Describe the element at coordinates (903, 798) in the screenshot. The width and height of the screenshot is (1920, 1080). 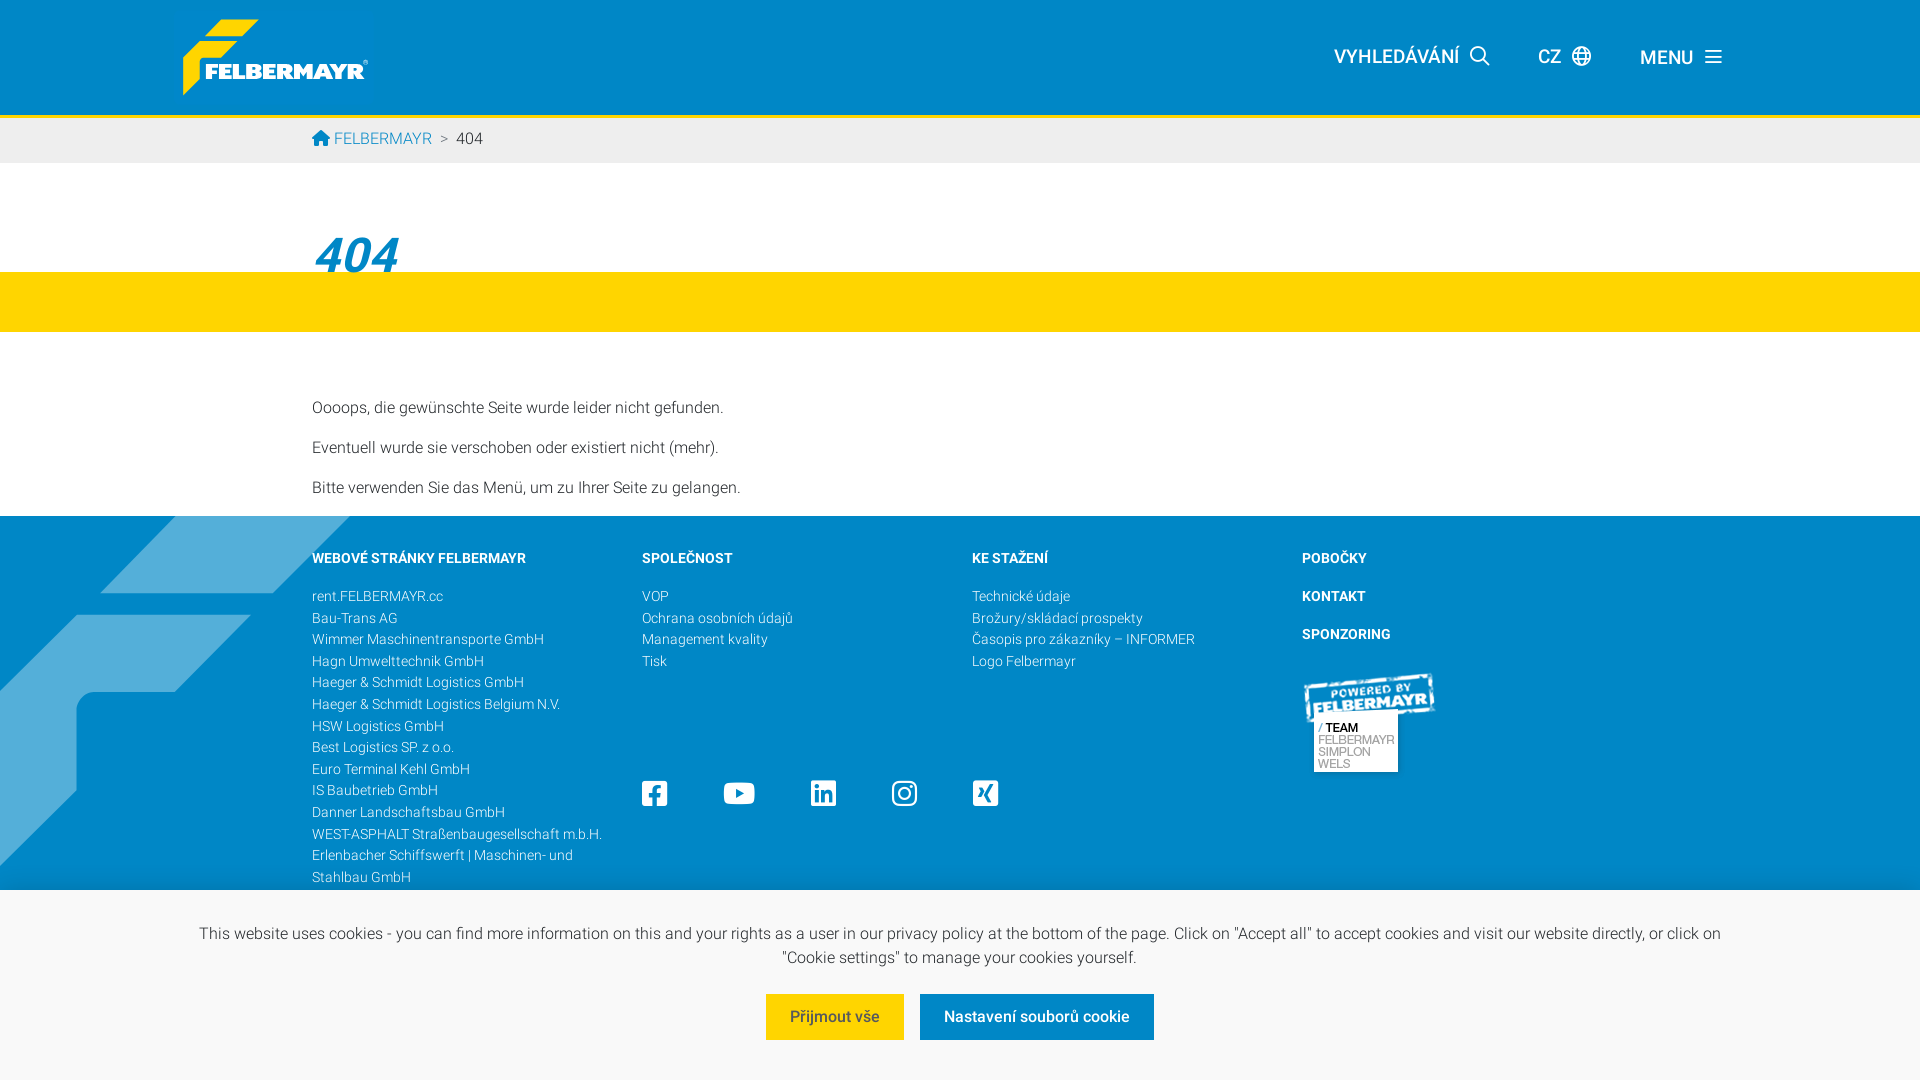
I see `'Instagram'` at that location.